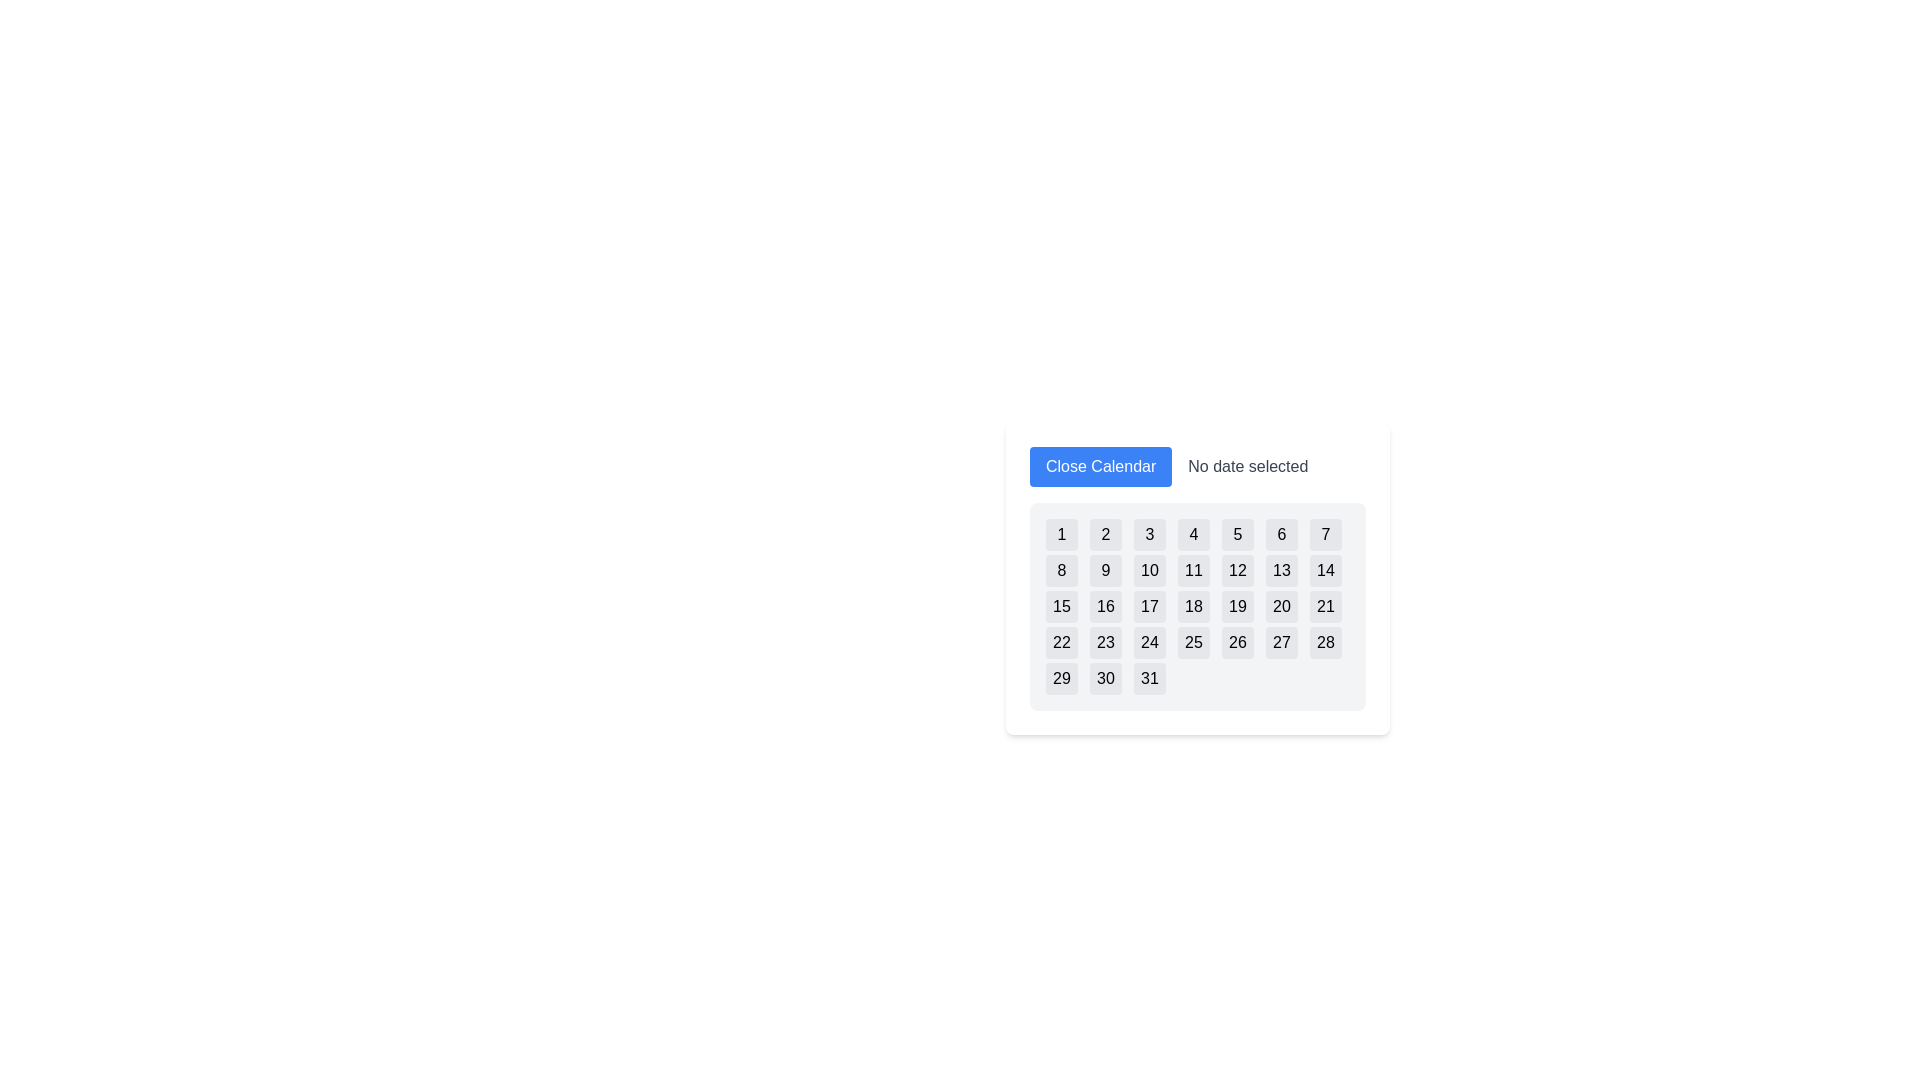 The image size is (1920, 1080). Describe the element at coordinates (1281, 643) in the screenshot. I see `the square button labeled '27'` at that location.